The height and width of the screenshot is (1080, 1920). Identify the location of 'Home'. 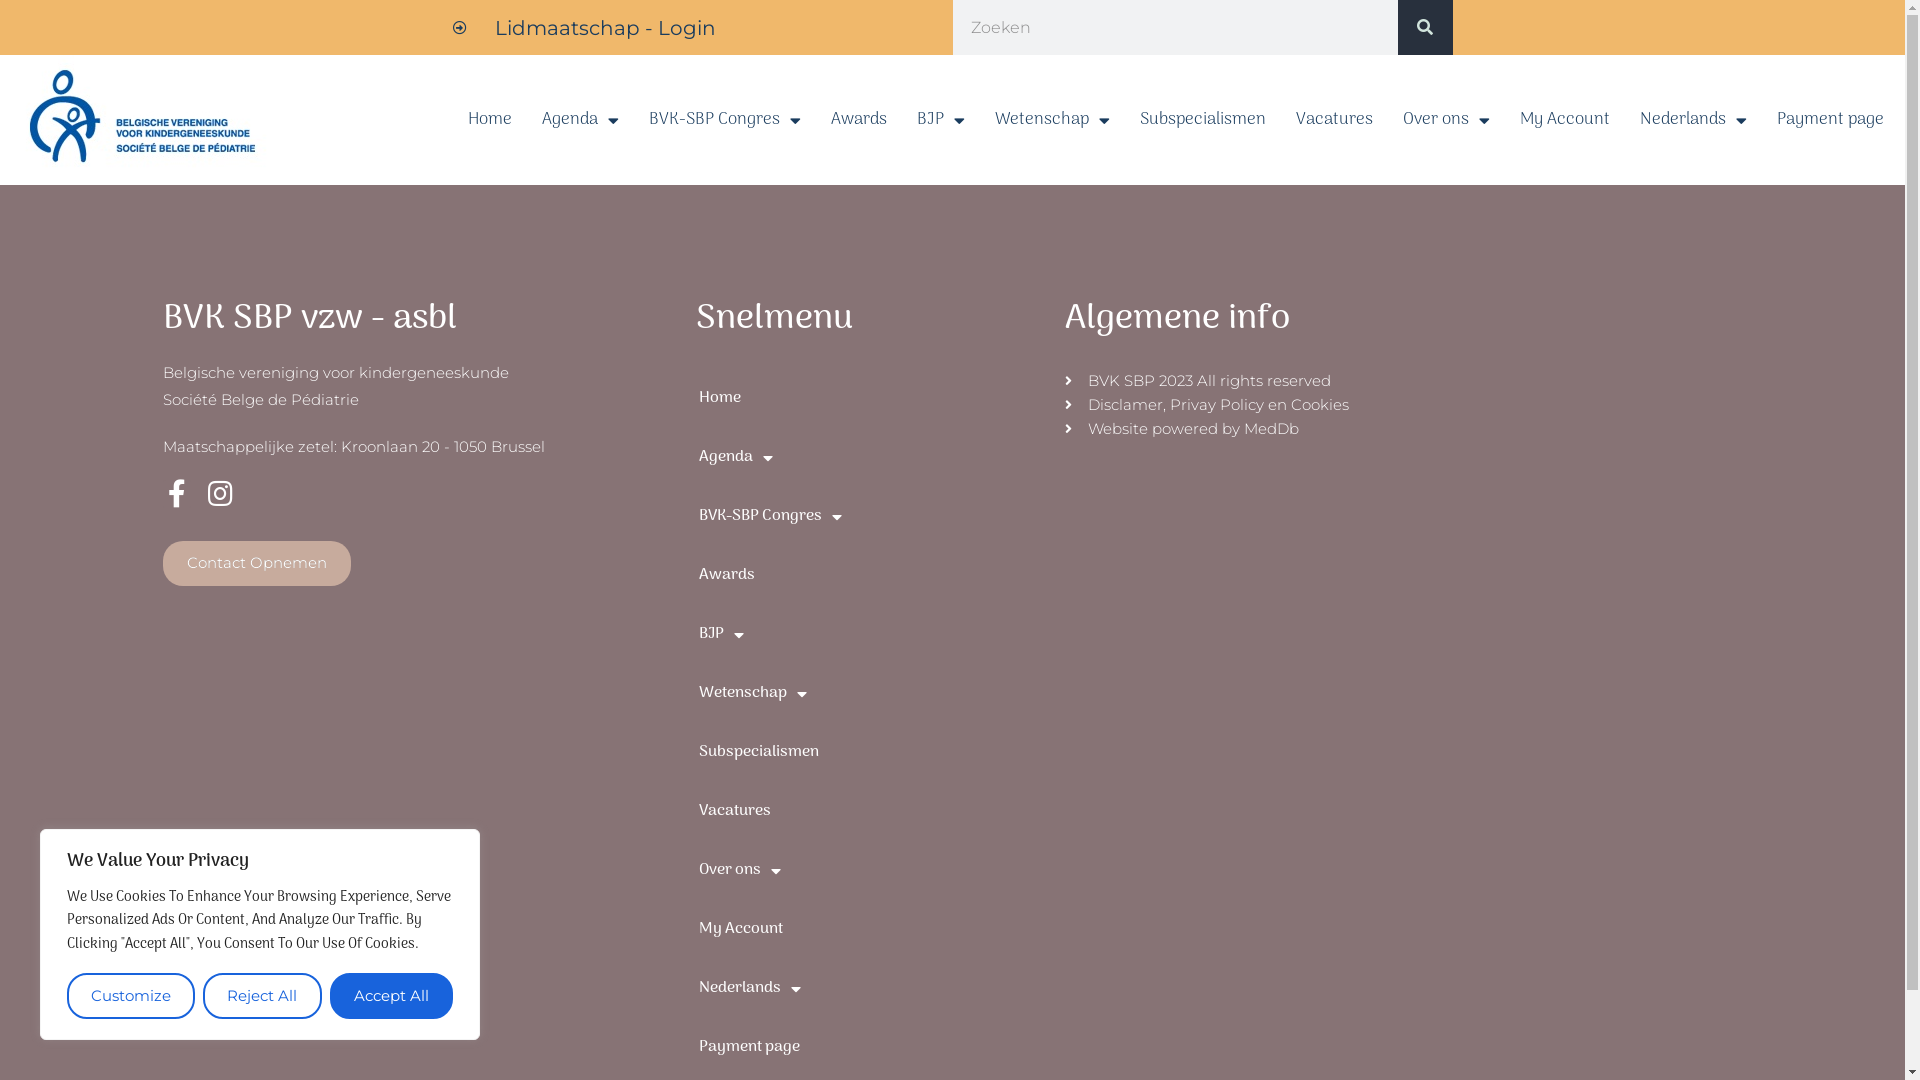
(489, 119).